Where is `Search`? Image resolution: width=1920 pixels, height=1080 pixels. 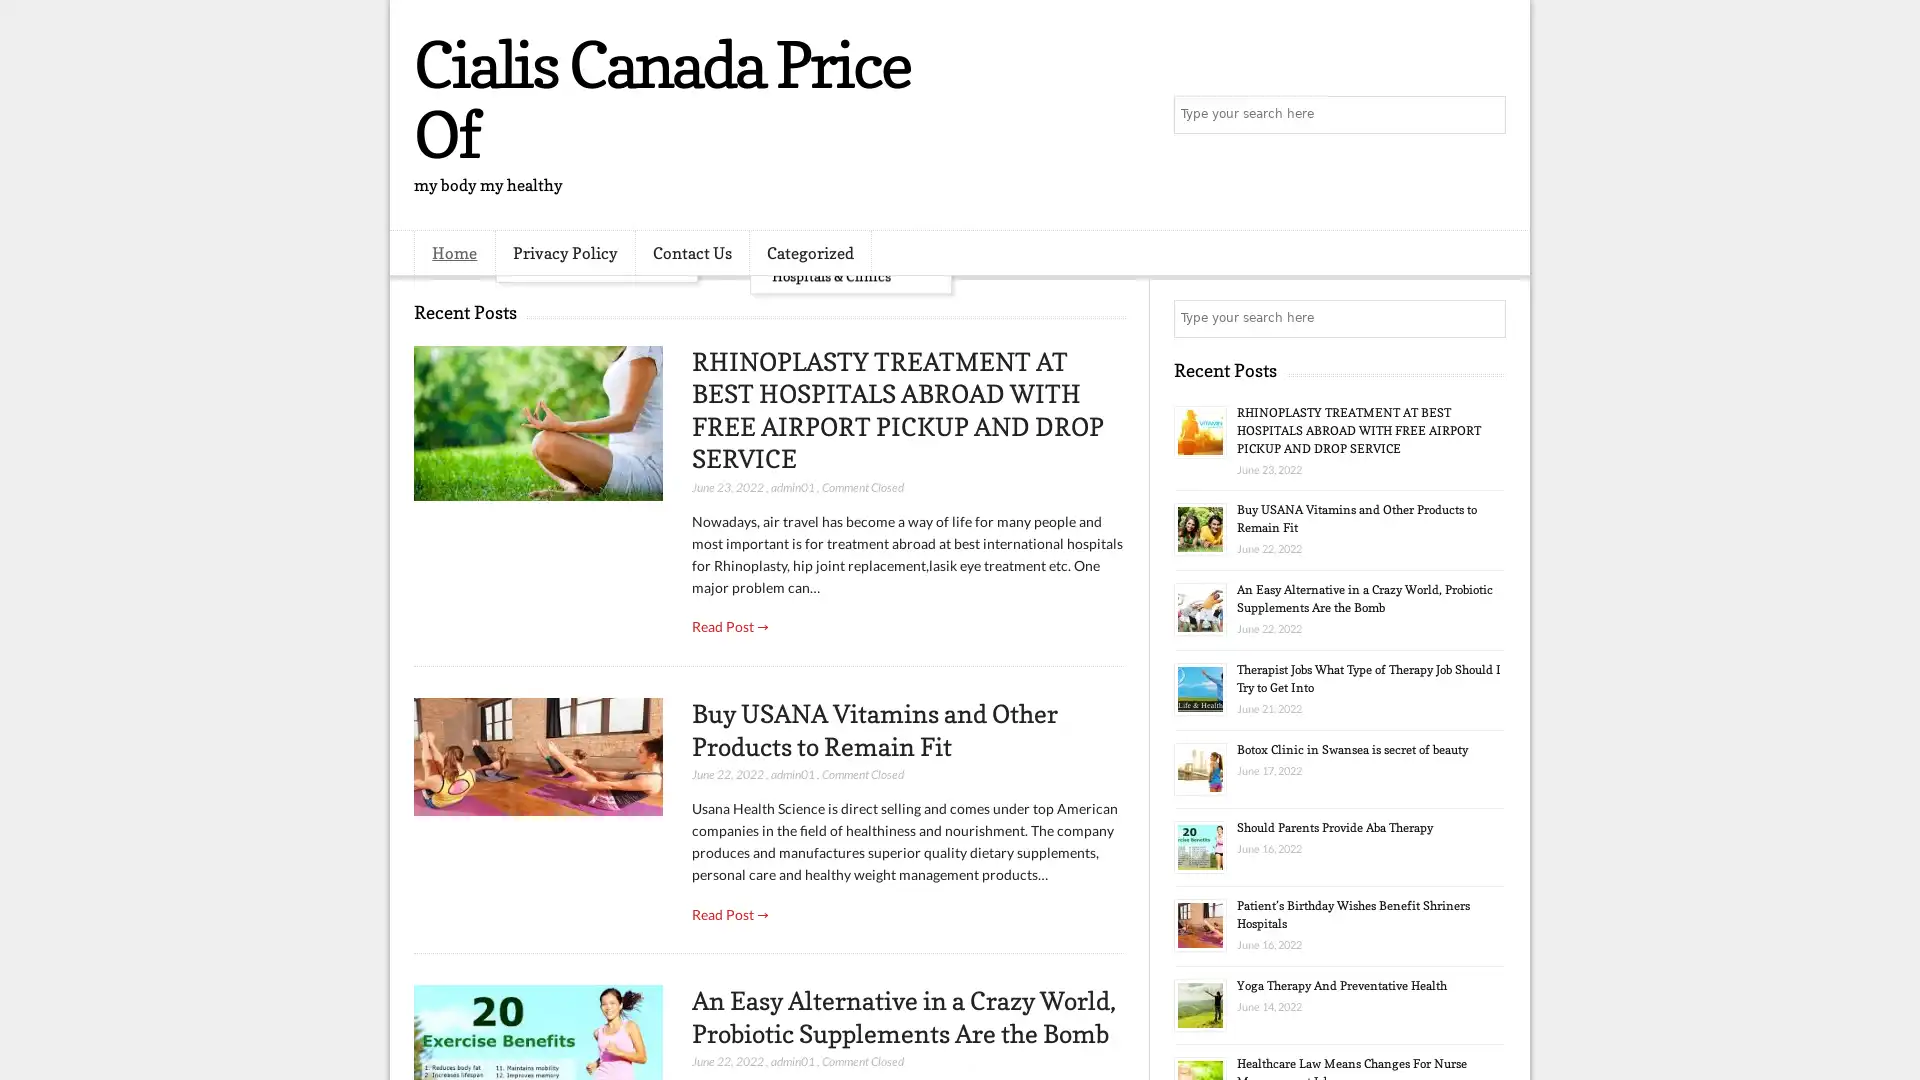
Search is located at coordinates (1485, 318).